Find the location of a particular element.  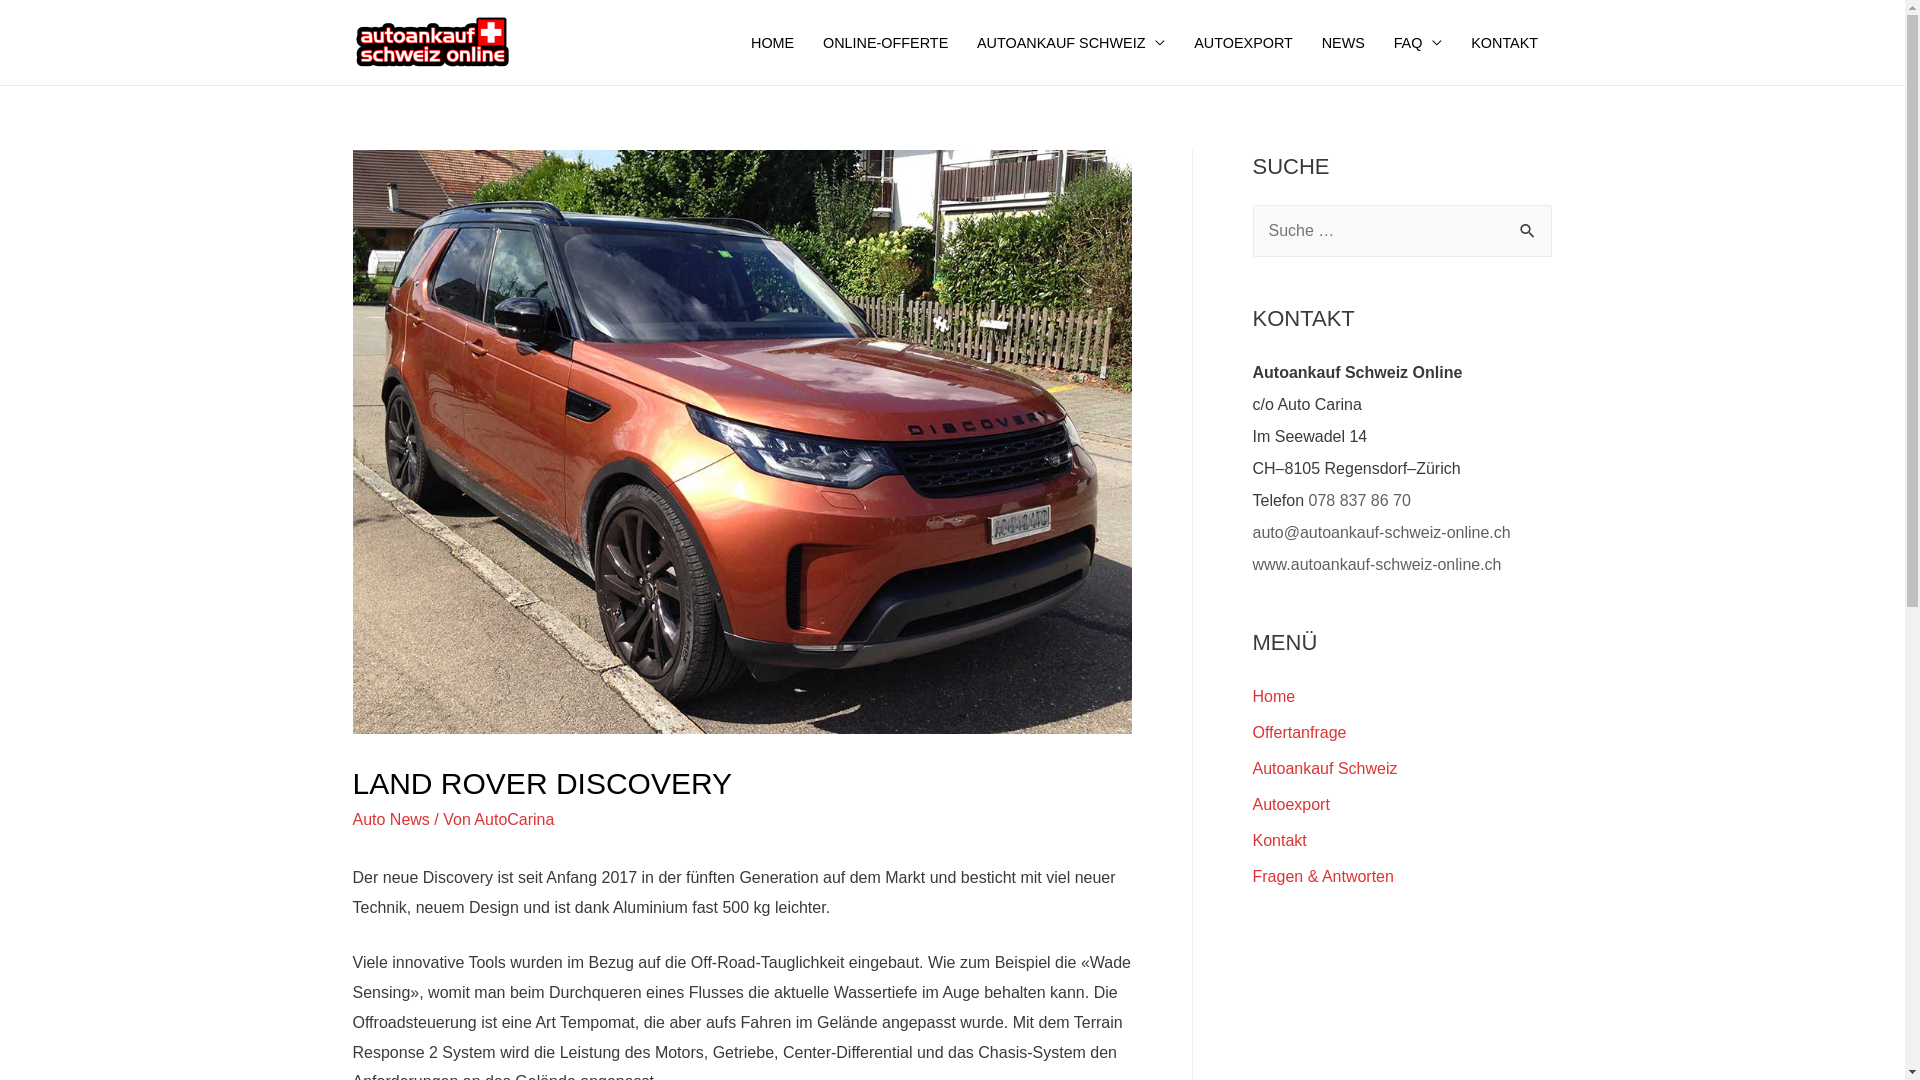

'AUTOEXPORT' is located at coordinates (1242, 42).